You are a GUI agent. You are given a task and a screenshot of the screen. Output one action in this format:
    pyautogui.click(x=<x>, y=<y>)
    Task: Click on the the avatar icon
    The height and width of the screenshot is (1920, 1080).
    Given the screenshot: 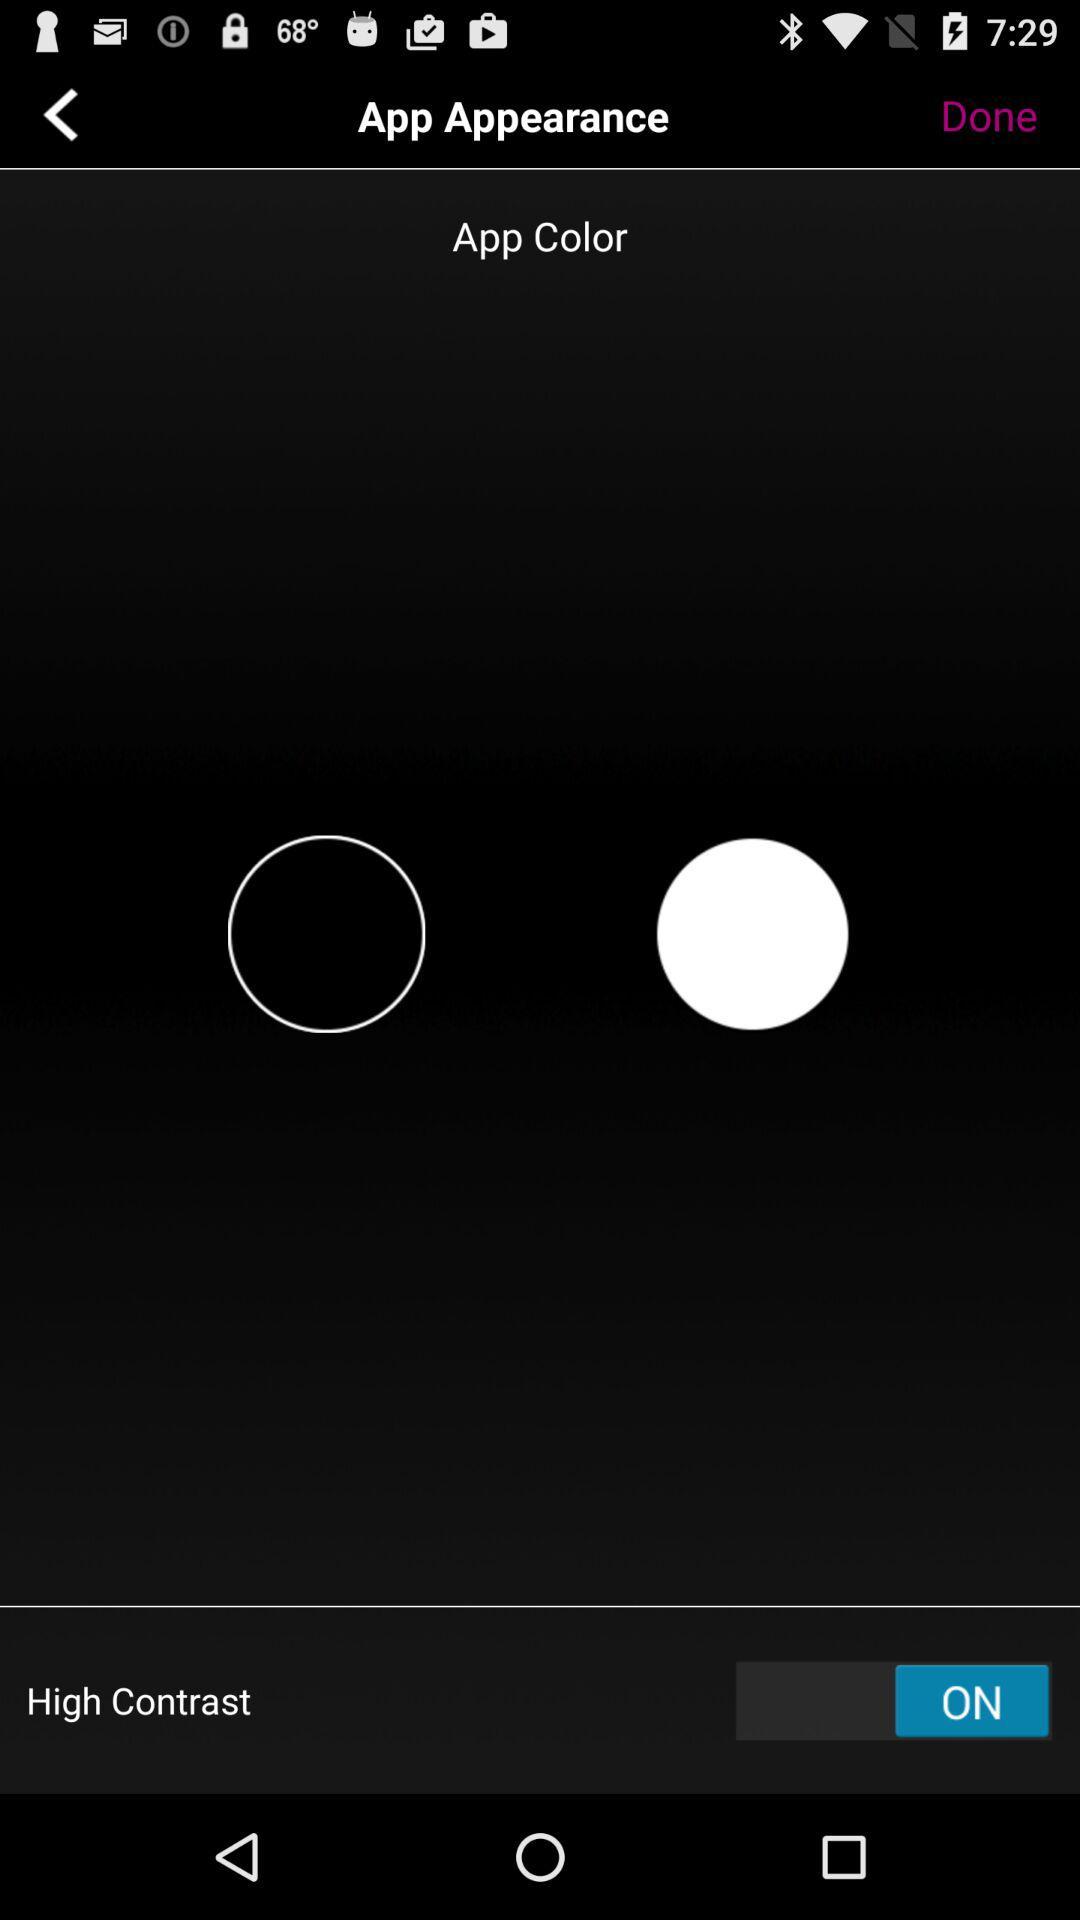 What is the action you would take?
    pyautogui.click(x=325, y=999)
    